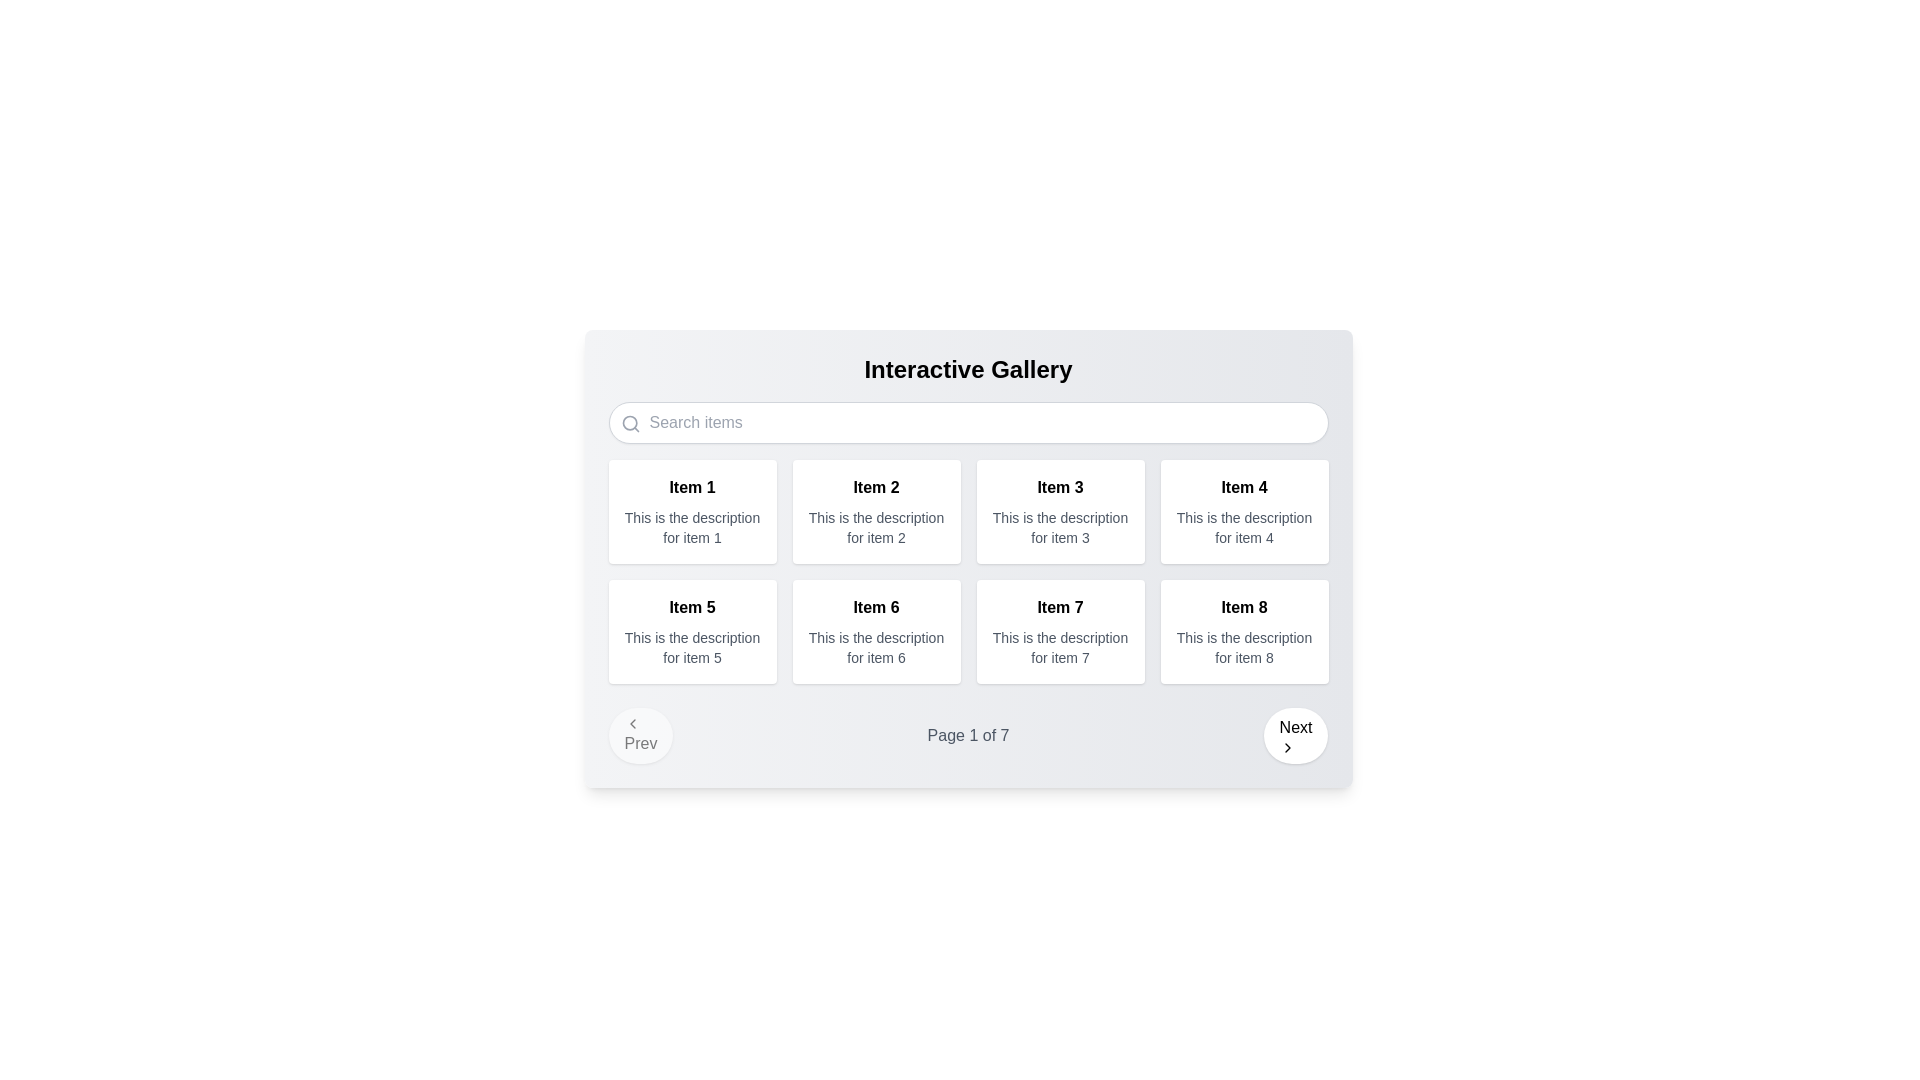  What do you see at coordinates (1243, 527) in the screenshot?
I see `the text label displaying 'This is the description for item 4', which is styled with a small gray font and located in the second line below the title 'Item 4' in the fourth column of the first row` at bounding box center [1243, 527].